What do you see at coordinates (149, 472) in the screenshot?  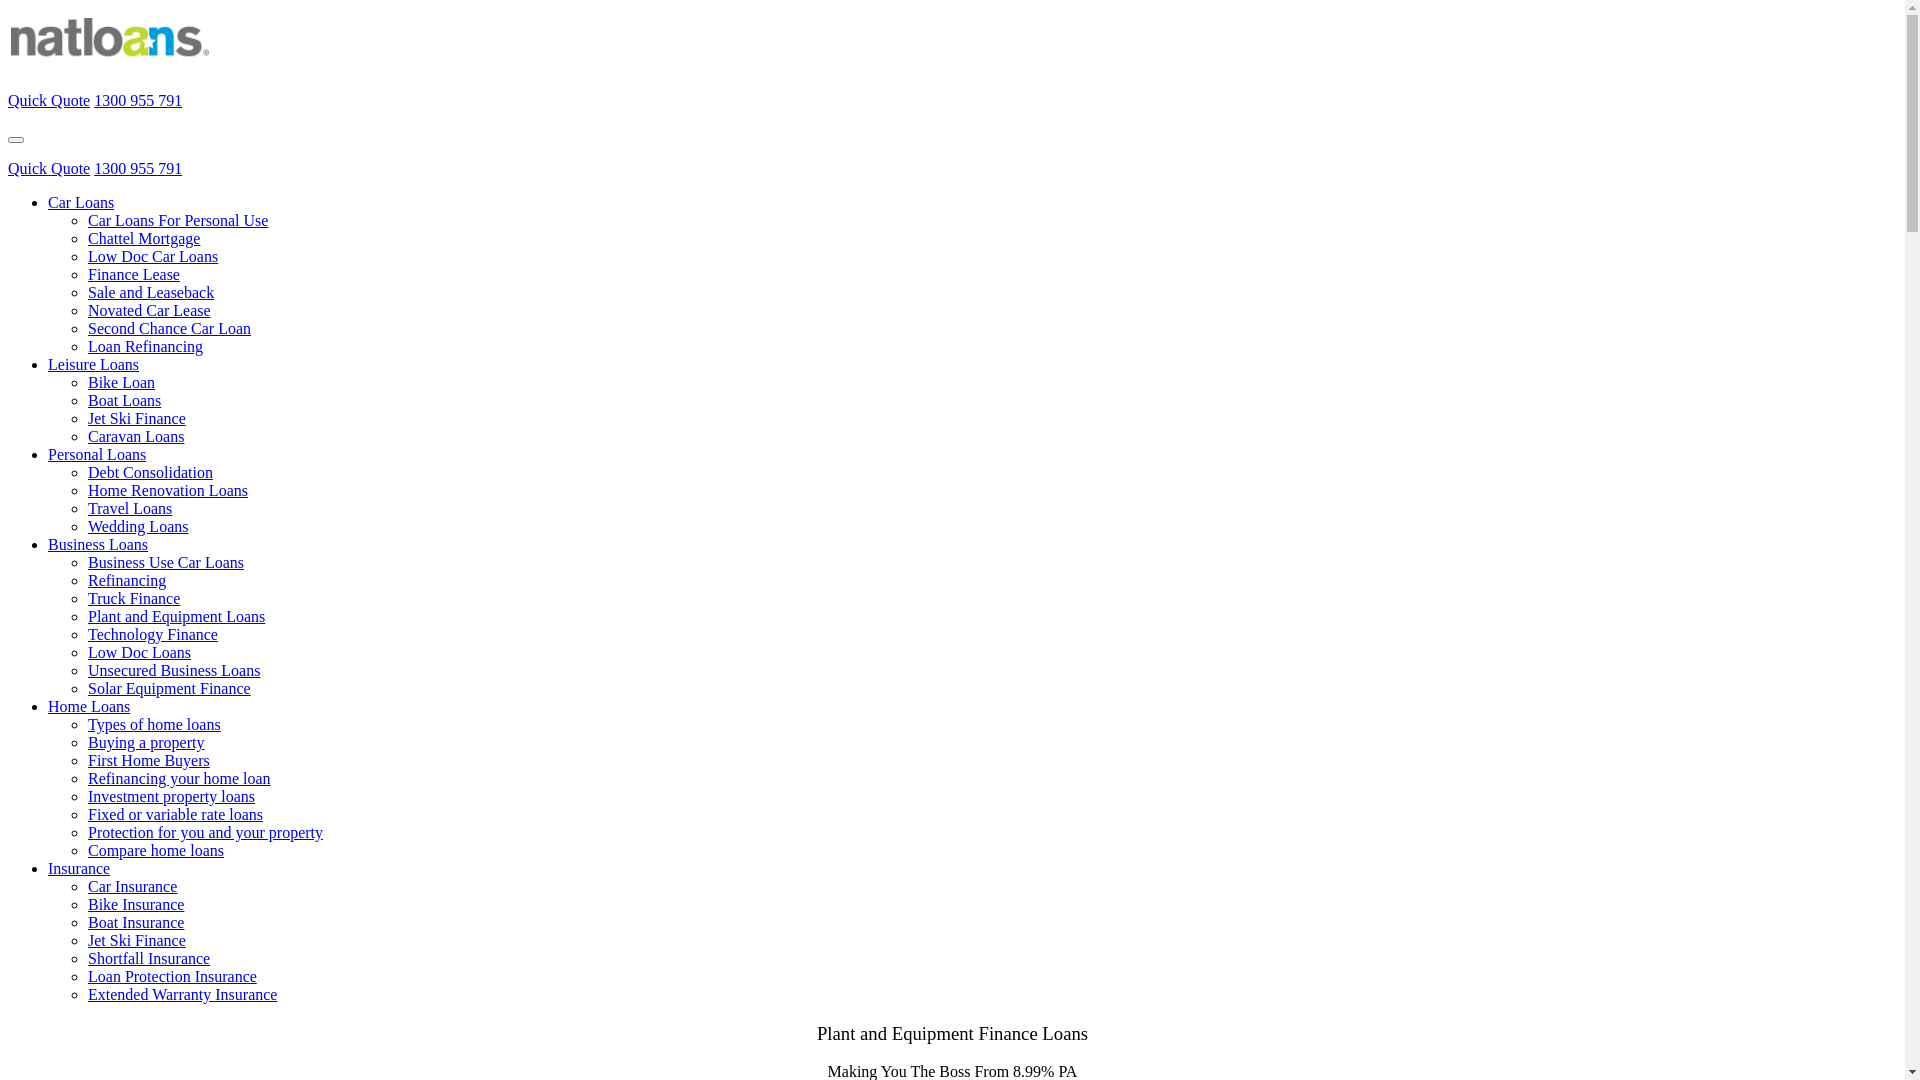 I see `'Debt Consolidation'` at bounding box center [149, 472].